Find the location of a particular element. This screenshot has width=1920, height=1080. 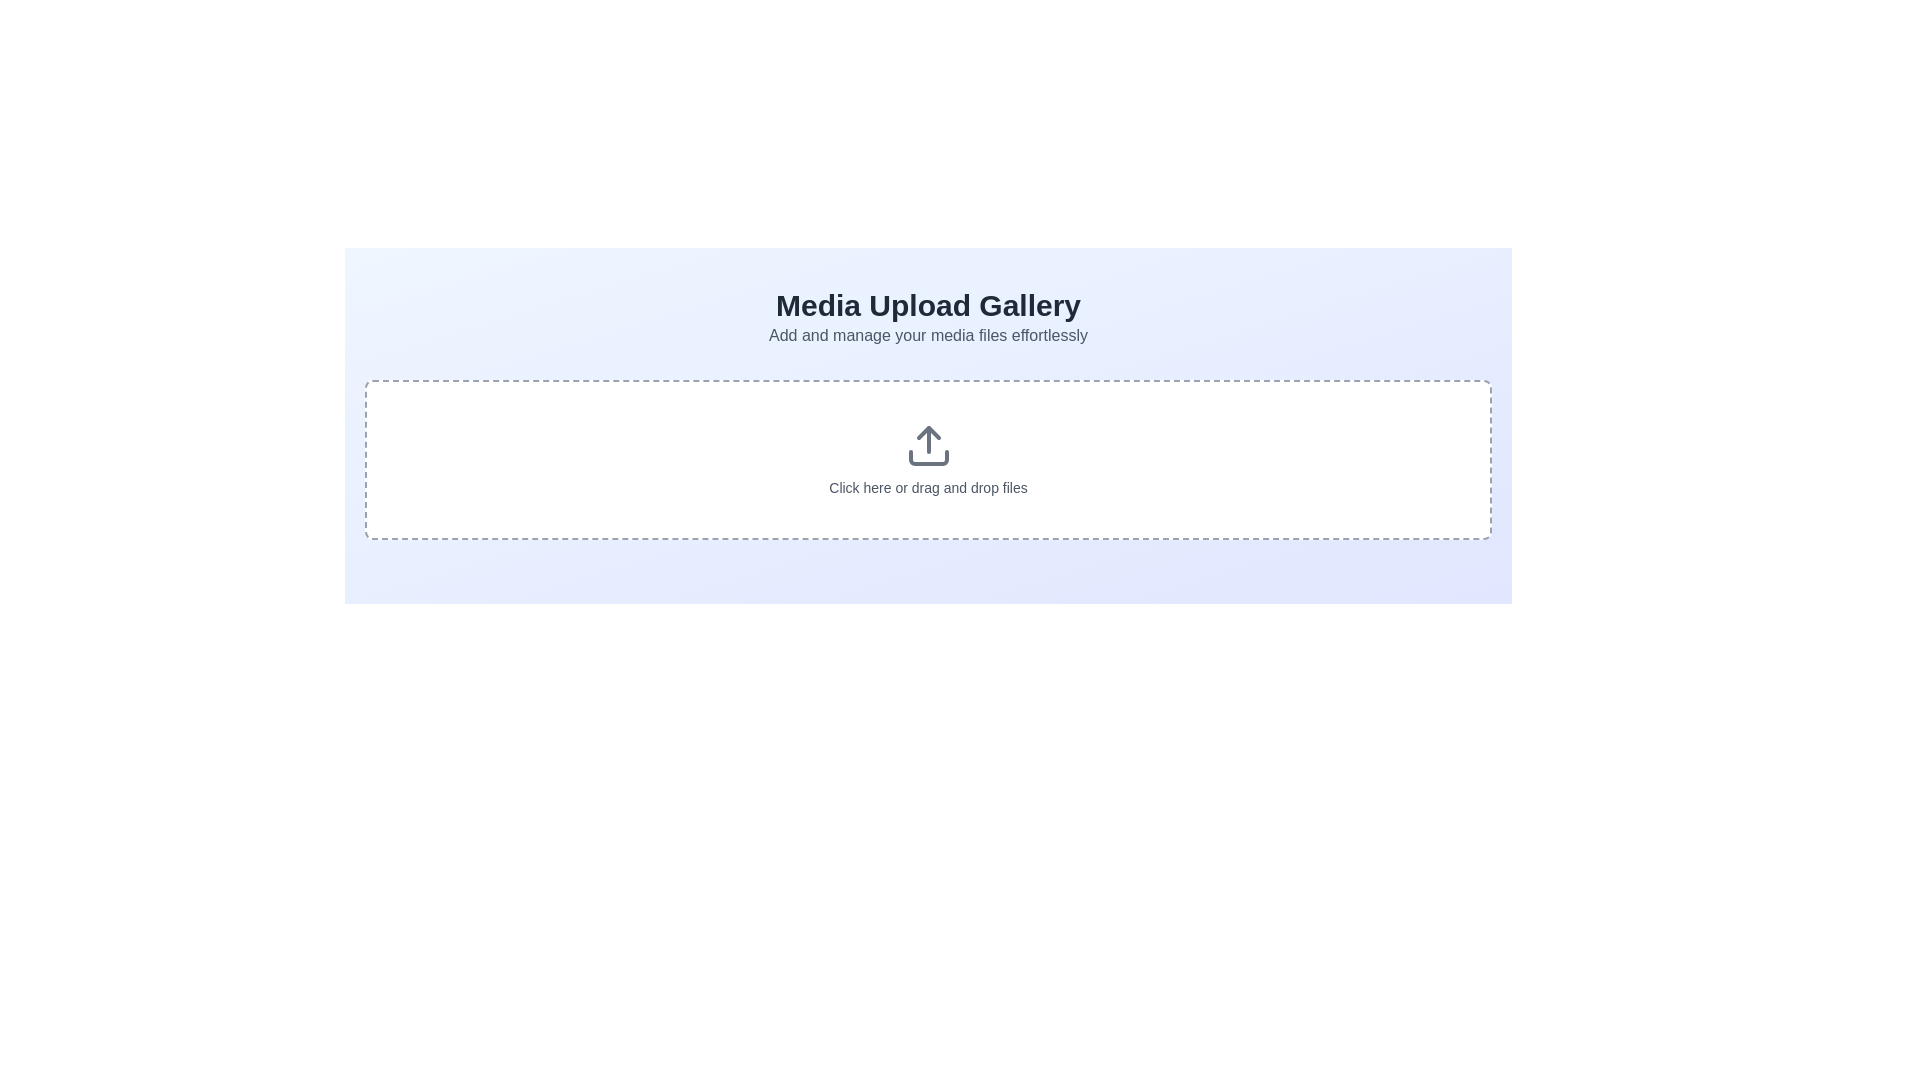

the decorative graphical element that is part of the upload icon, positioned below the arrow symbol and above the vertical line is located at coordinates (927, 458).